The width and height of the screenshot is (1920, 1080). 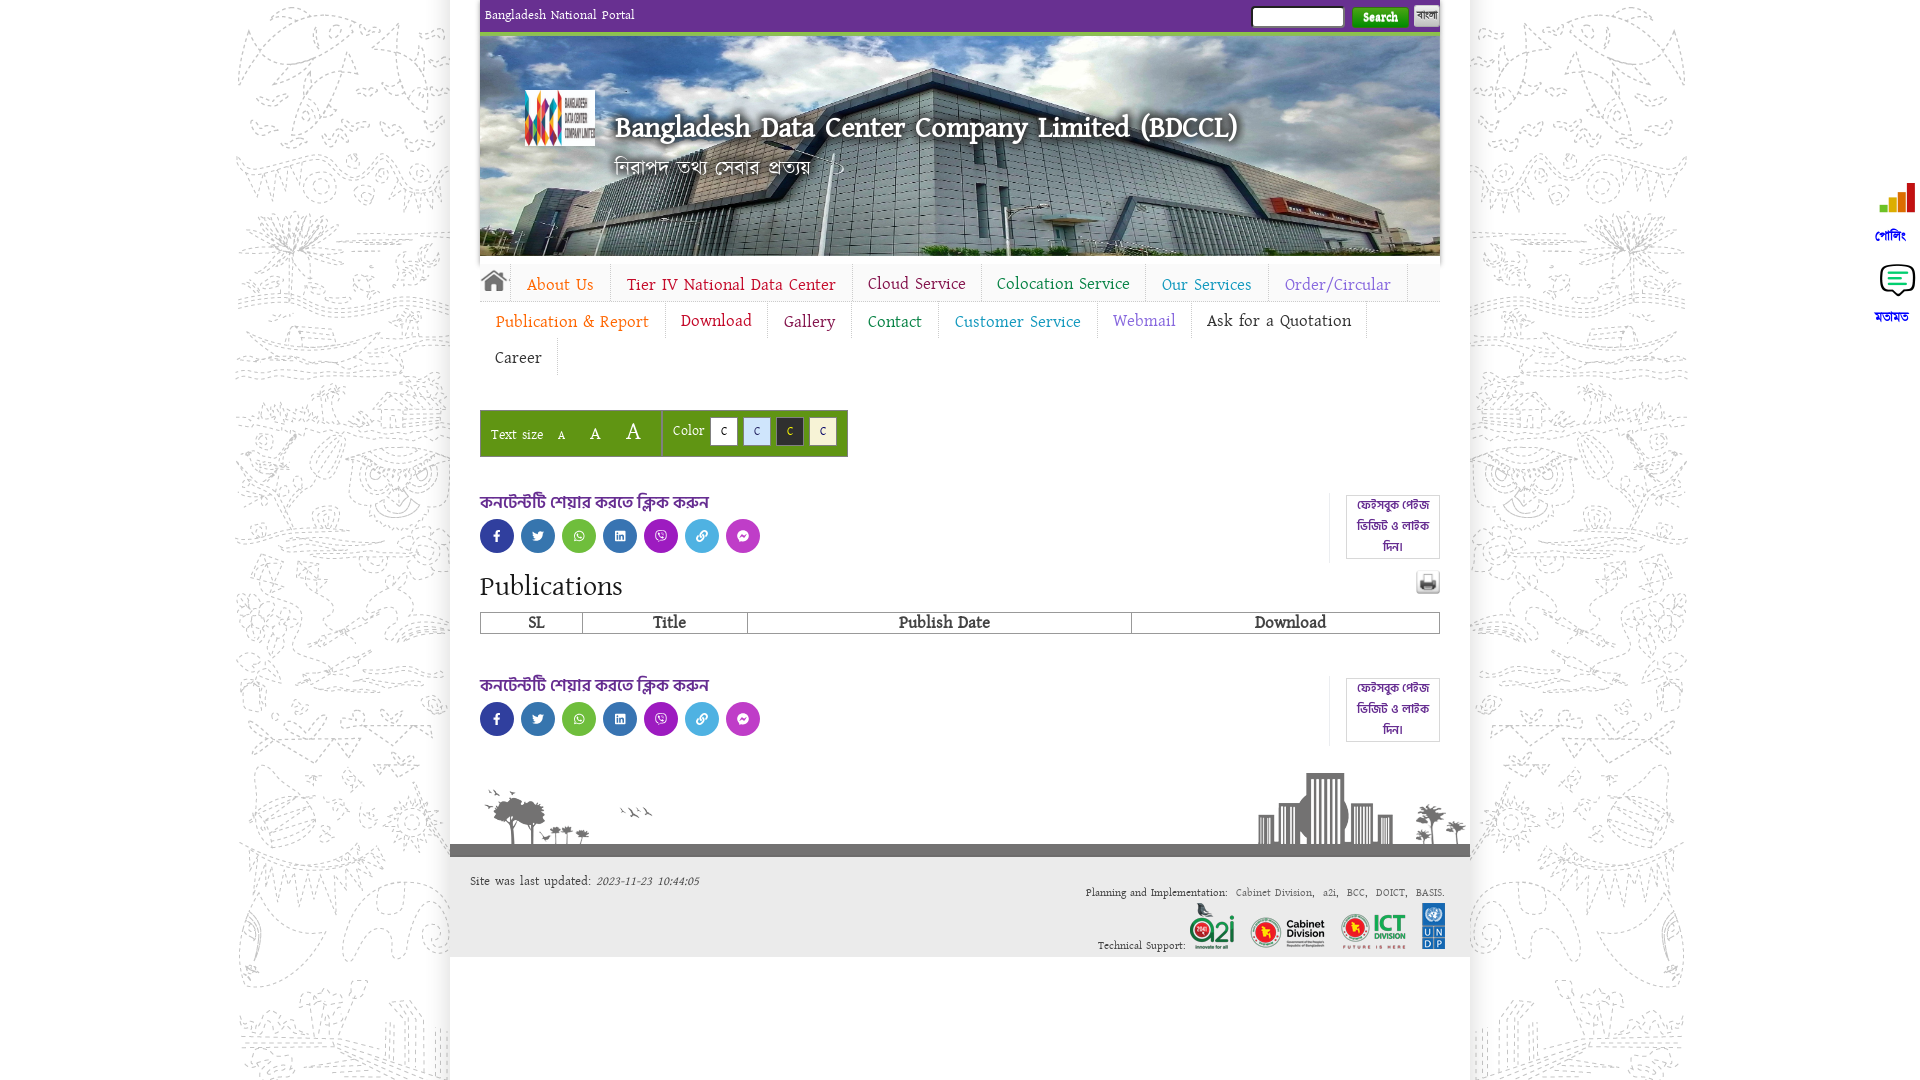 What do you see at coordinates (494, 280) in the screenshot?
I see `'Home'` at bounding box center [494, 280].